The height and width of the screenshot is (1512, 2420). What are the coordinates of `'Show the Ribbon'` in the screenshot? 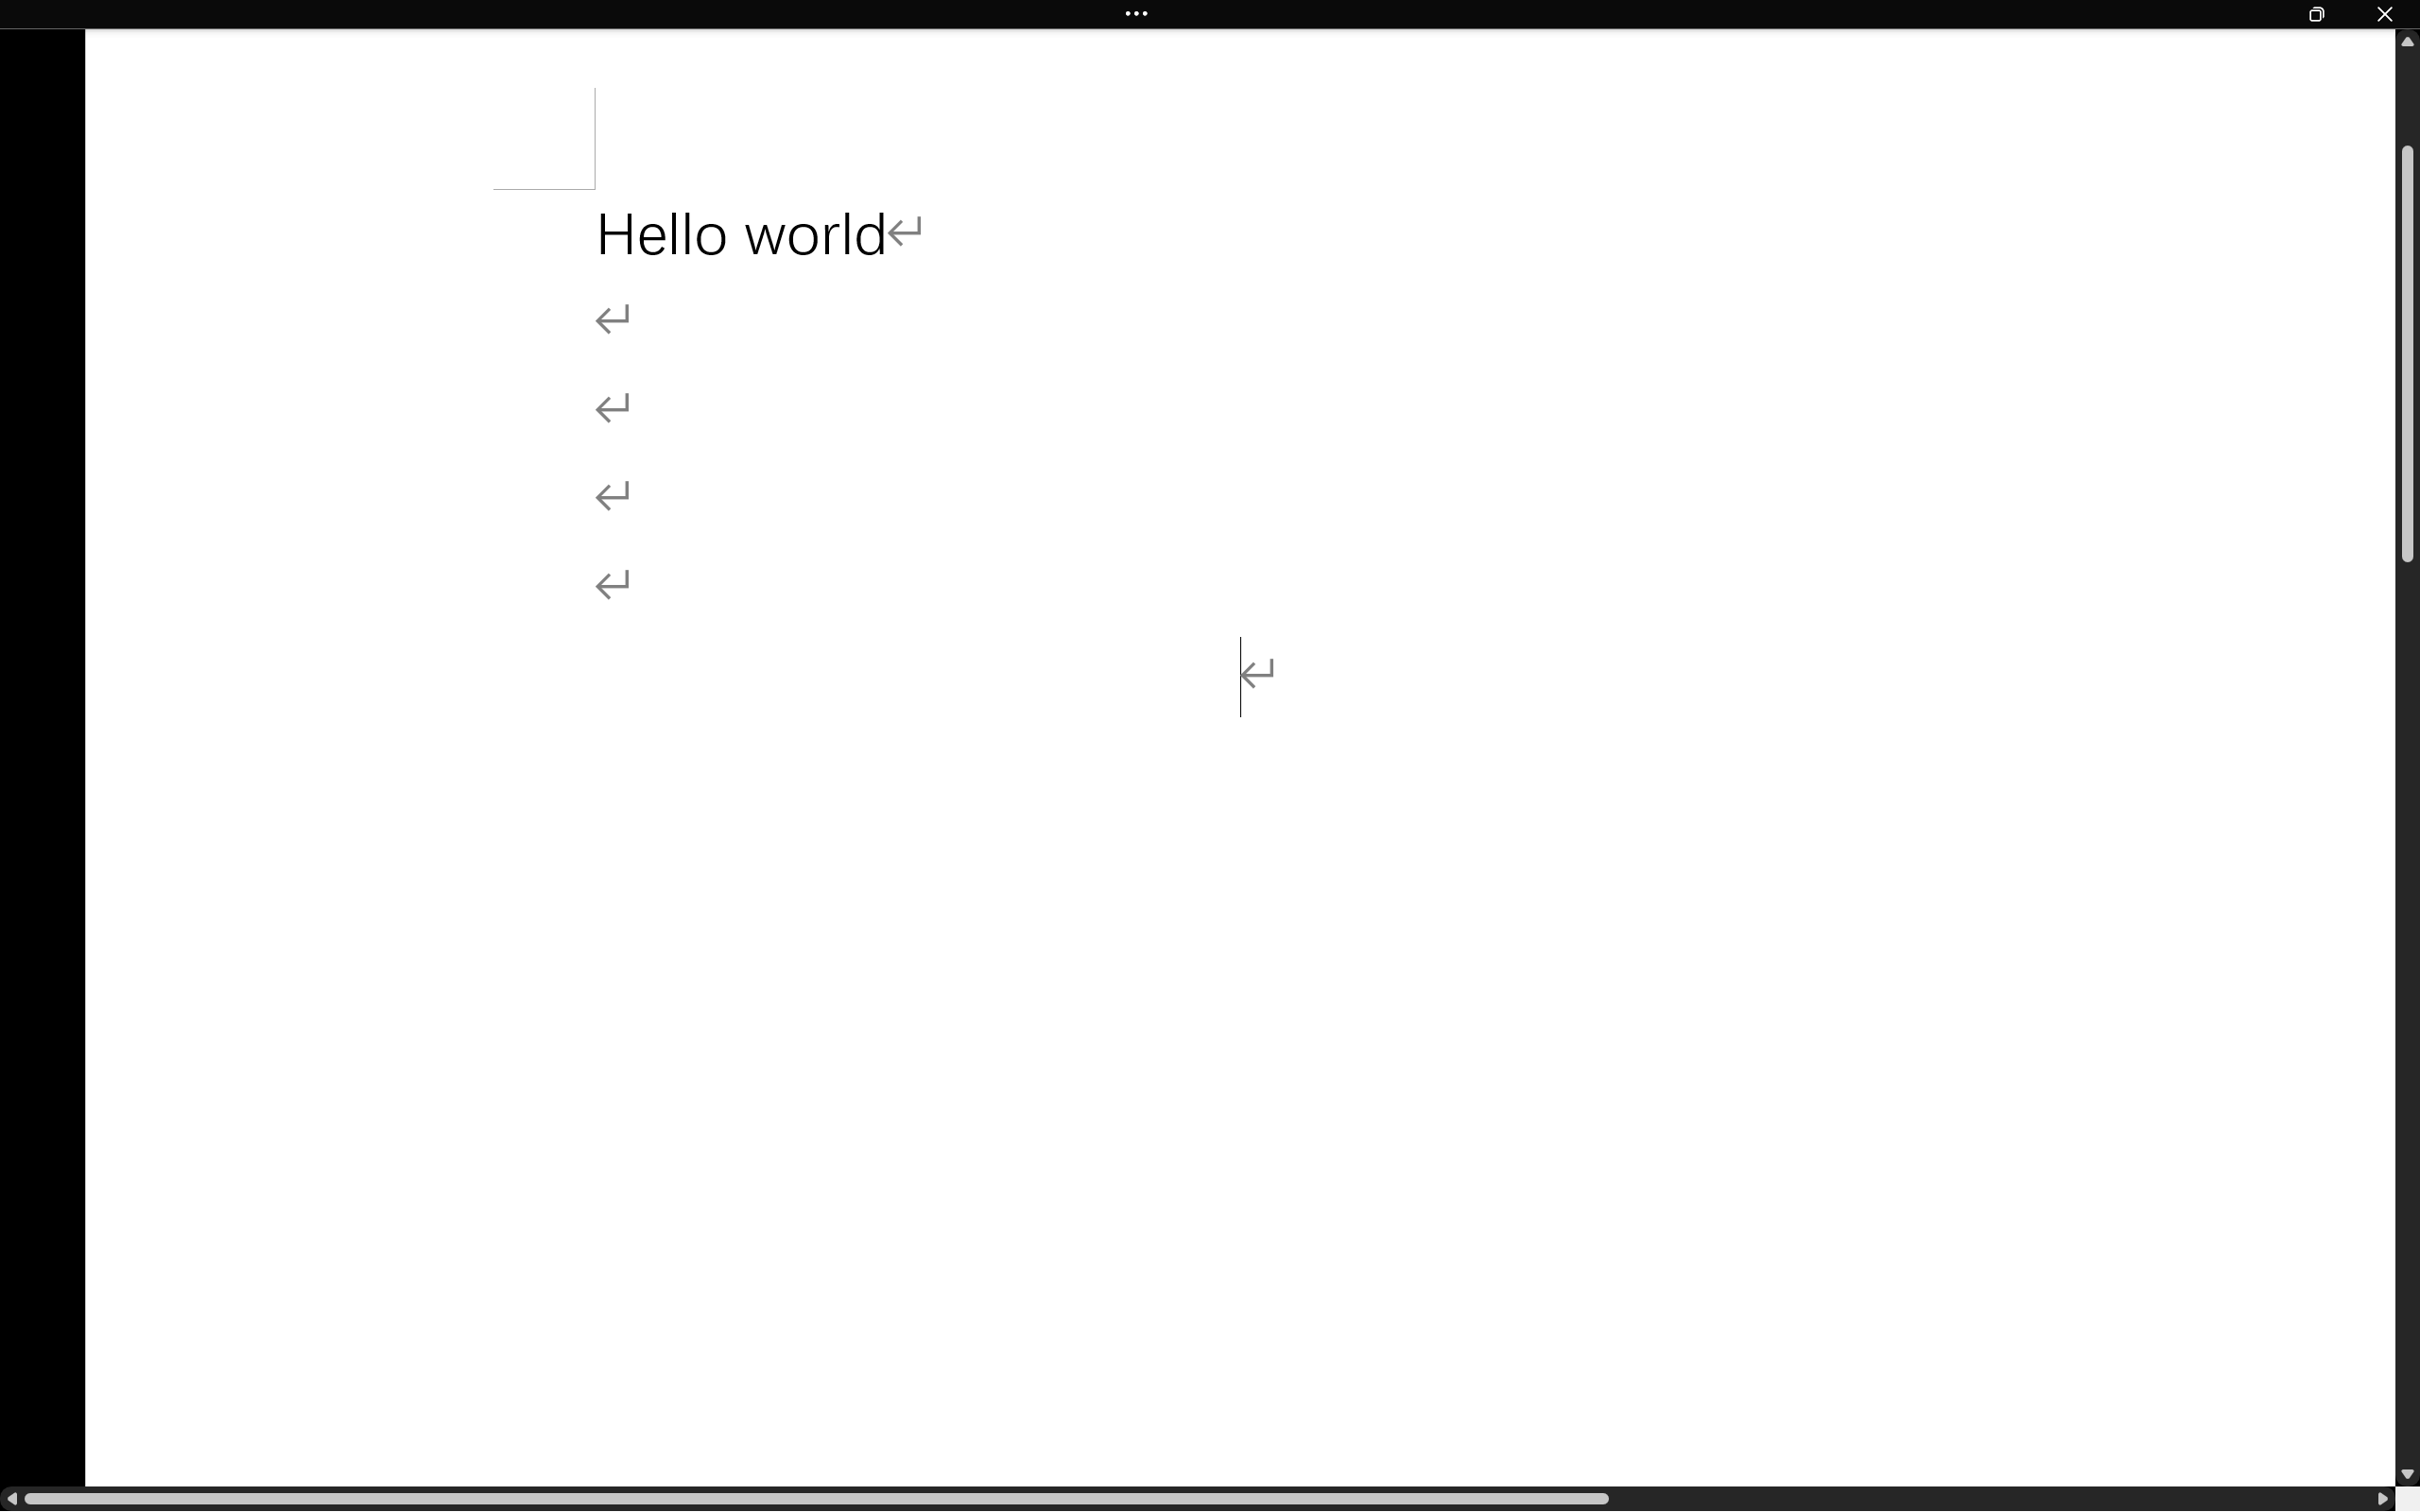 It's located at (1141, 13).